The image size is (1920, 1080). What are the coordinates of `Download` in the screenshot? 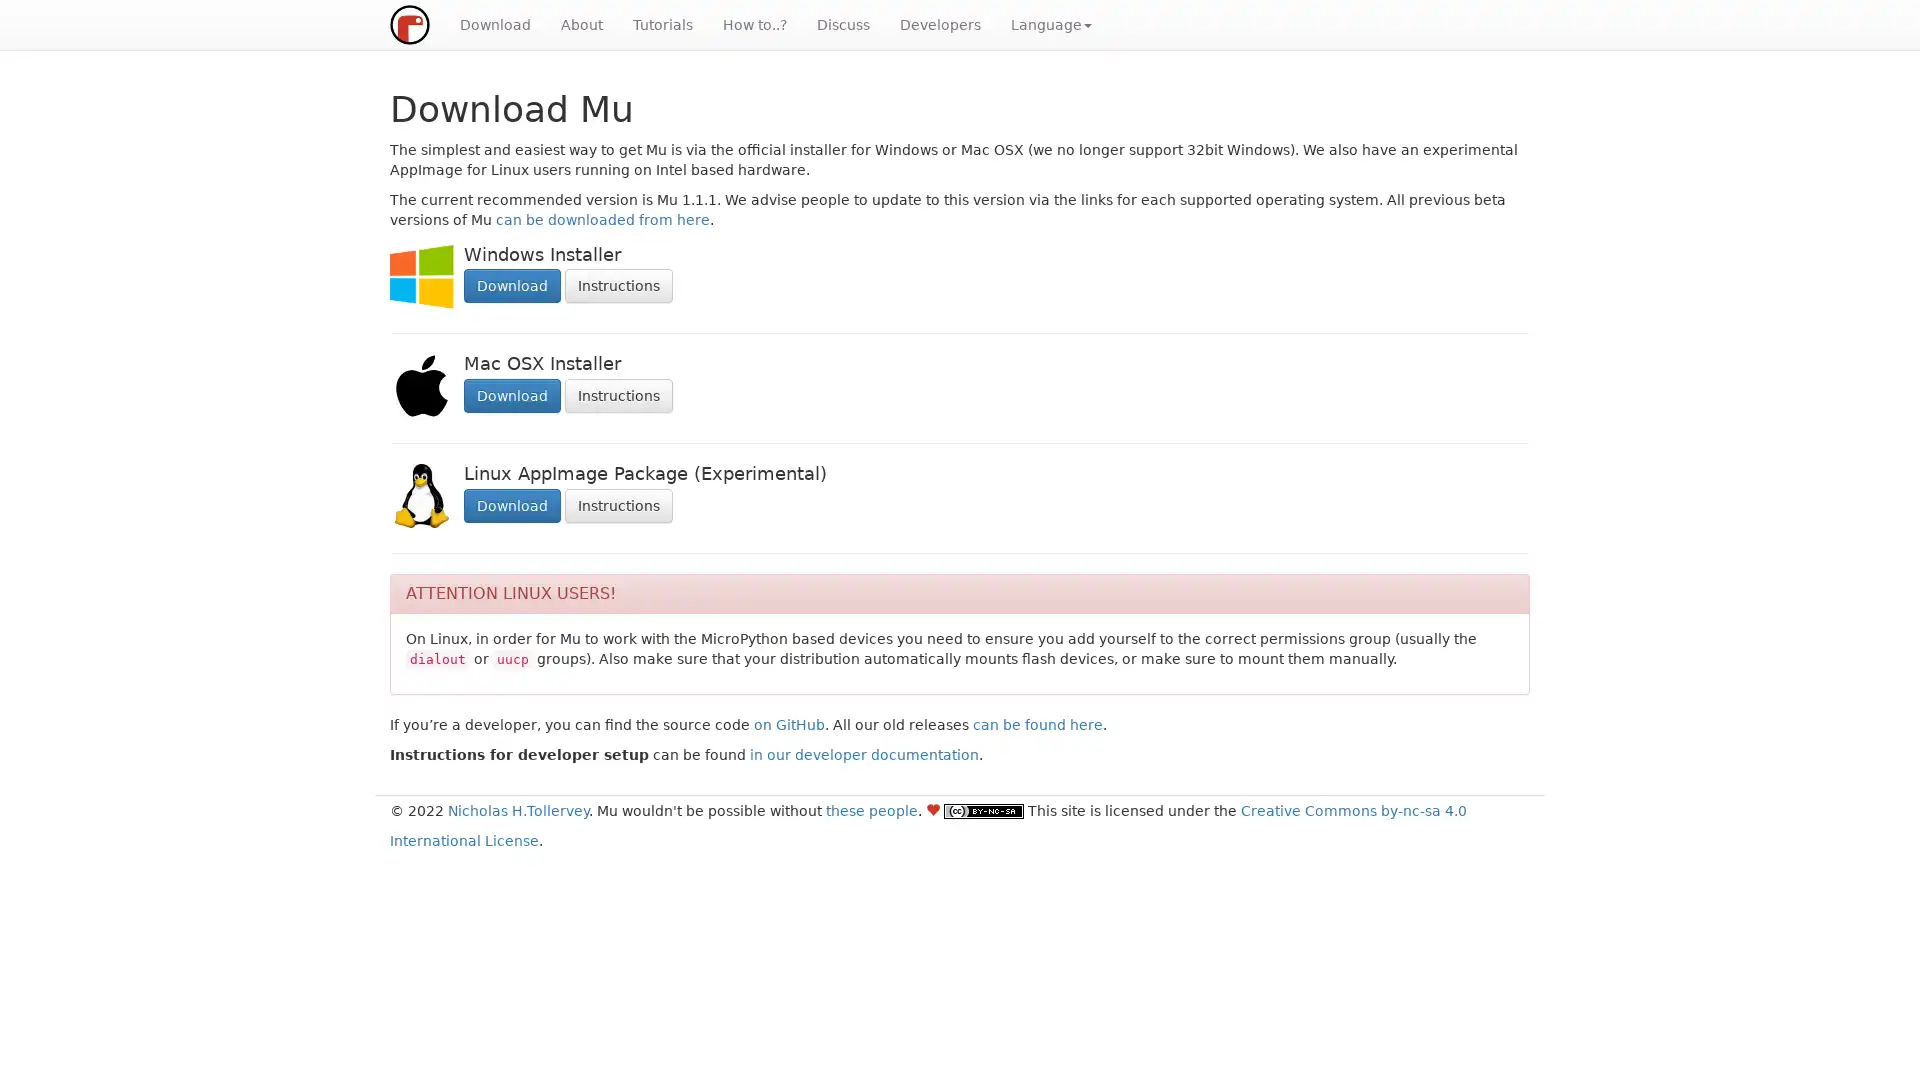 It's located at (512, 396).